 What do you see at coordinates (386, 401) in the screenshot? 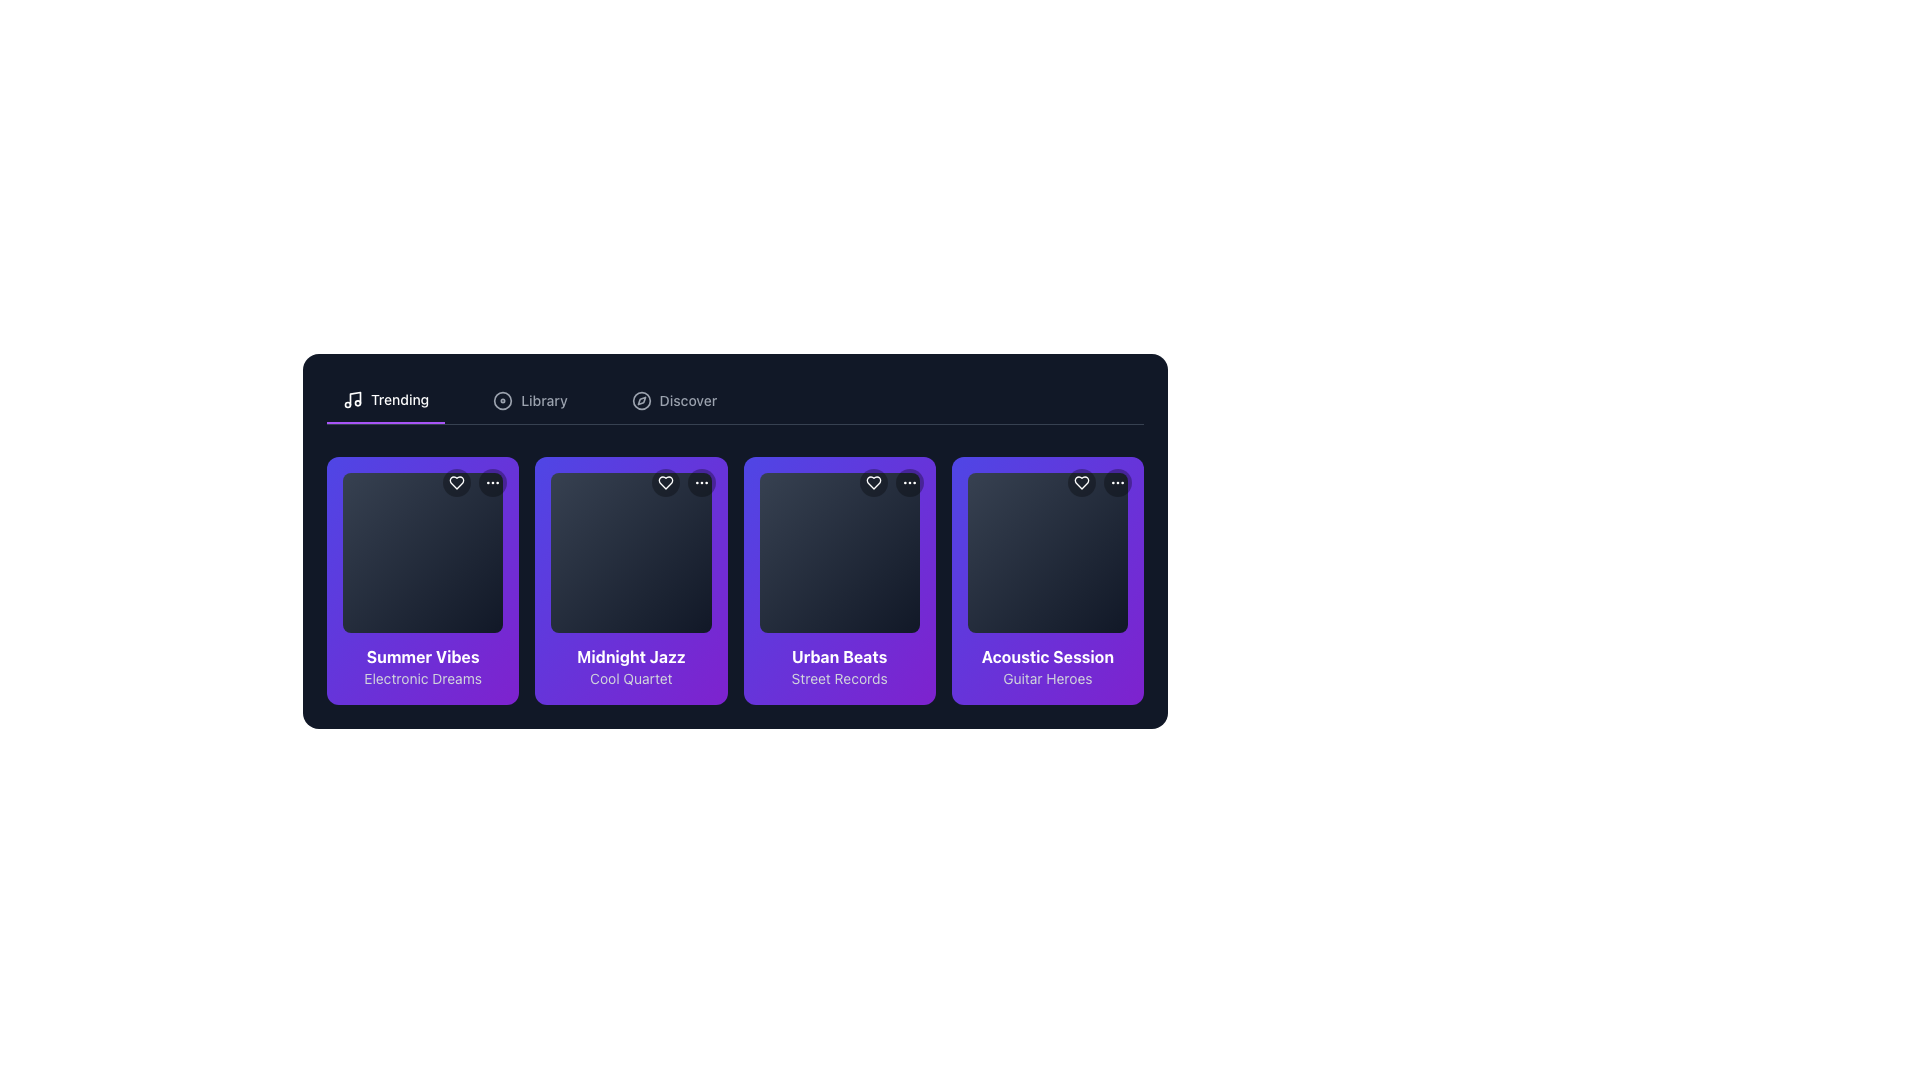
I see `the 'Trending' navigation button located at the top left corner of the interface` at bounding box center [386, 401].